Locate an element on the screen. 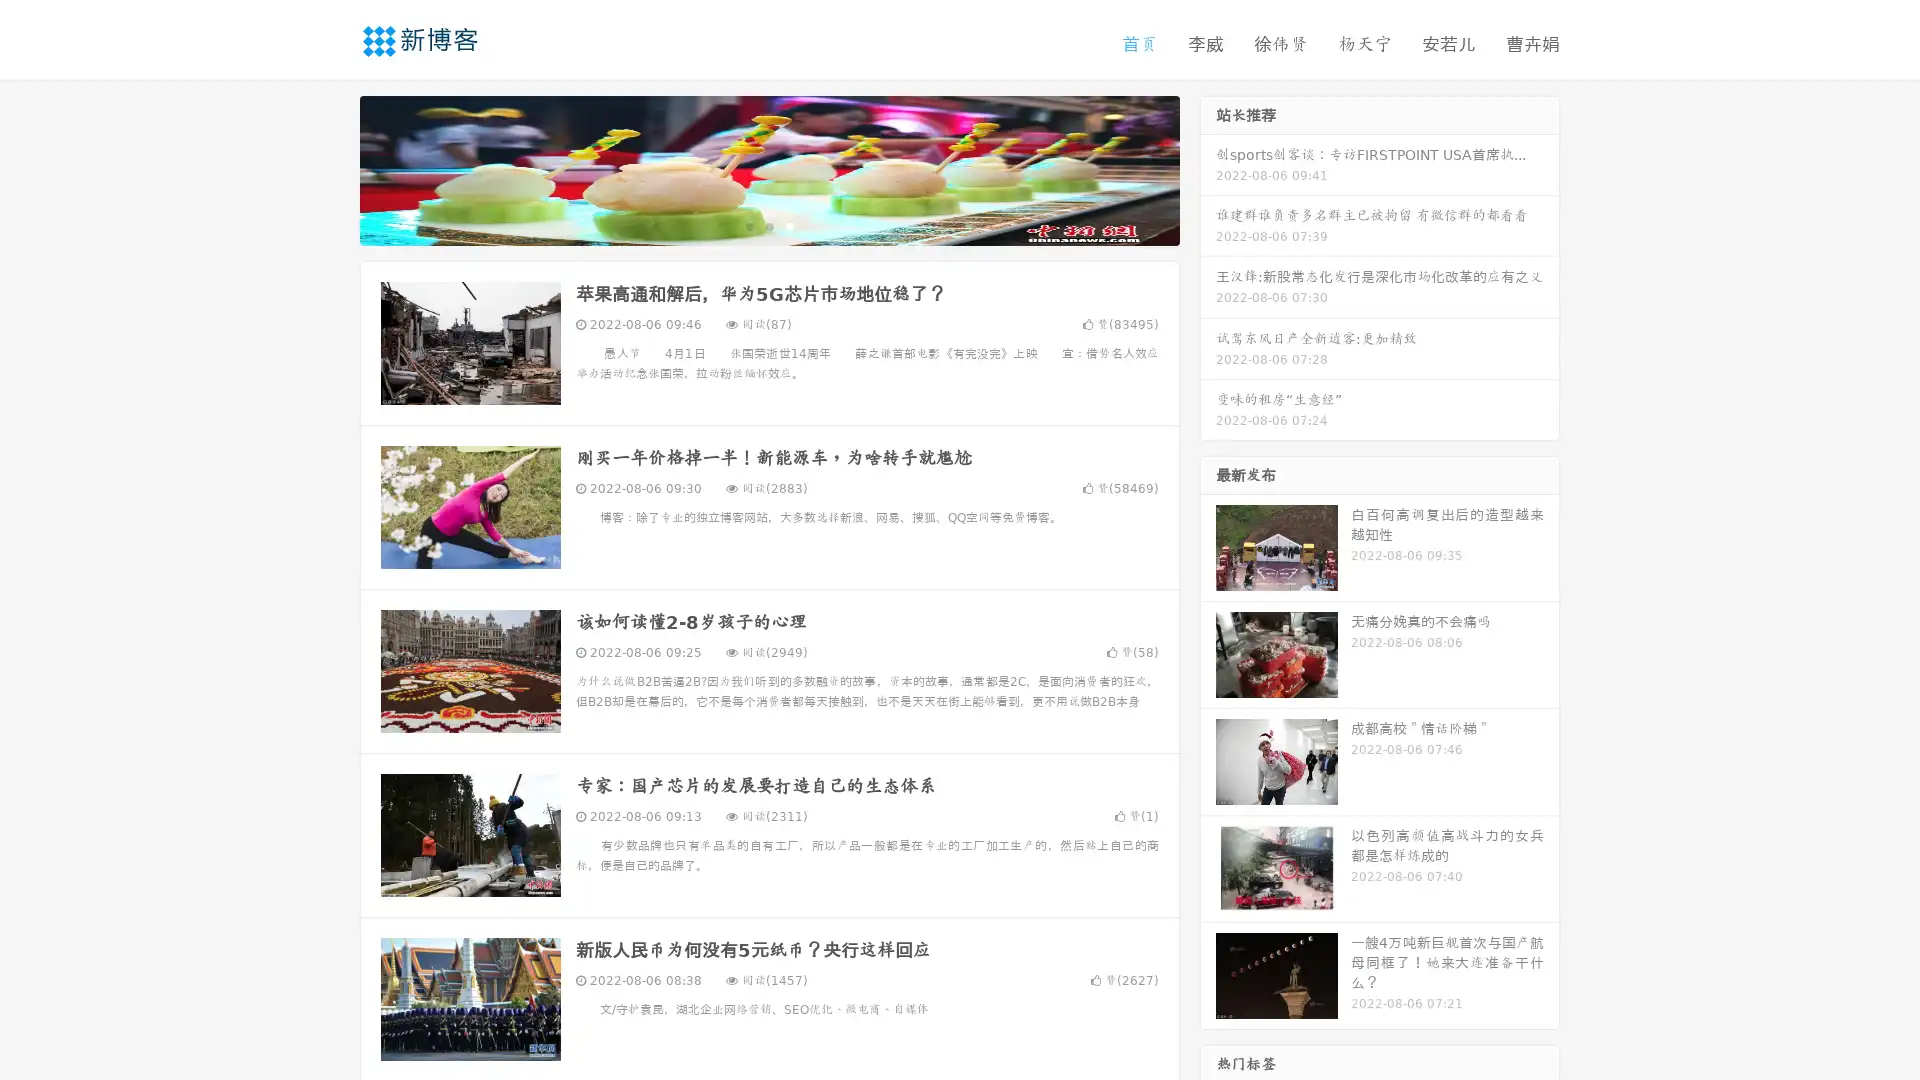  Go to slide 3 is located at coordinates (789, 225).